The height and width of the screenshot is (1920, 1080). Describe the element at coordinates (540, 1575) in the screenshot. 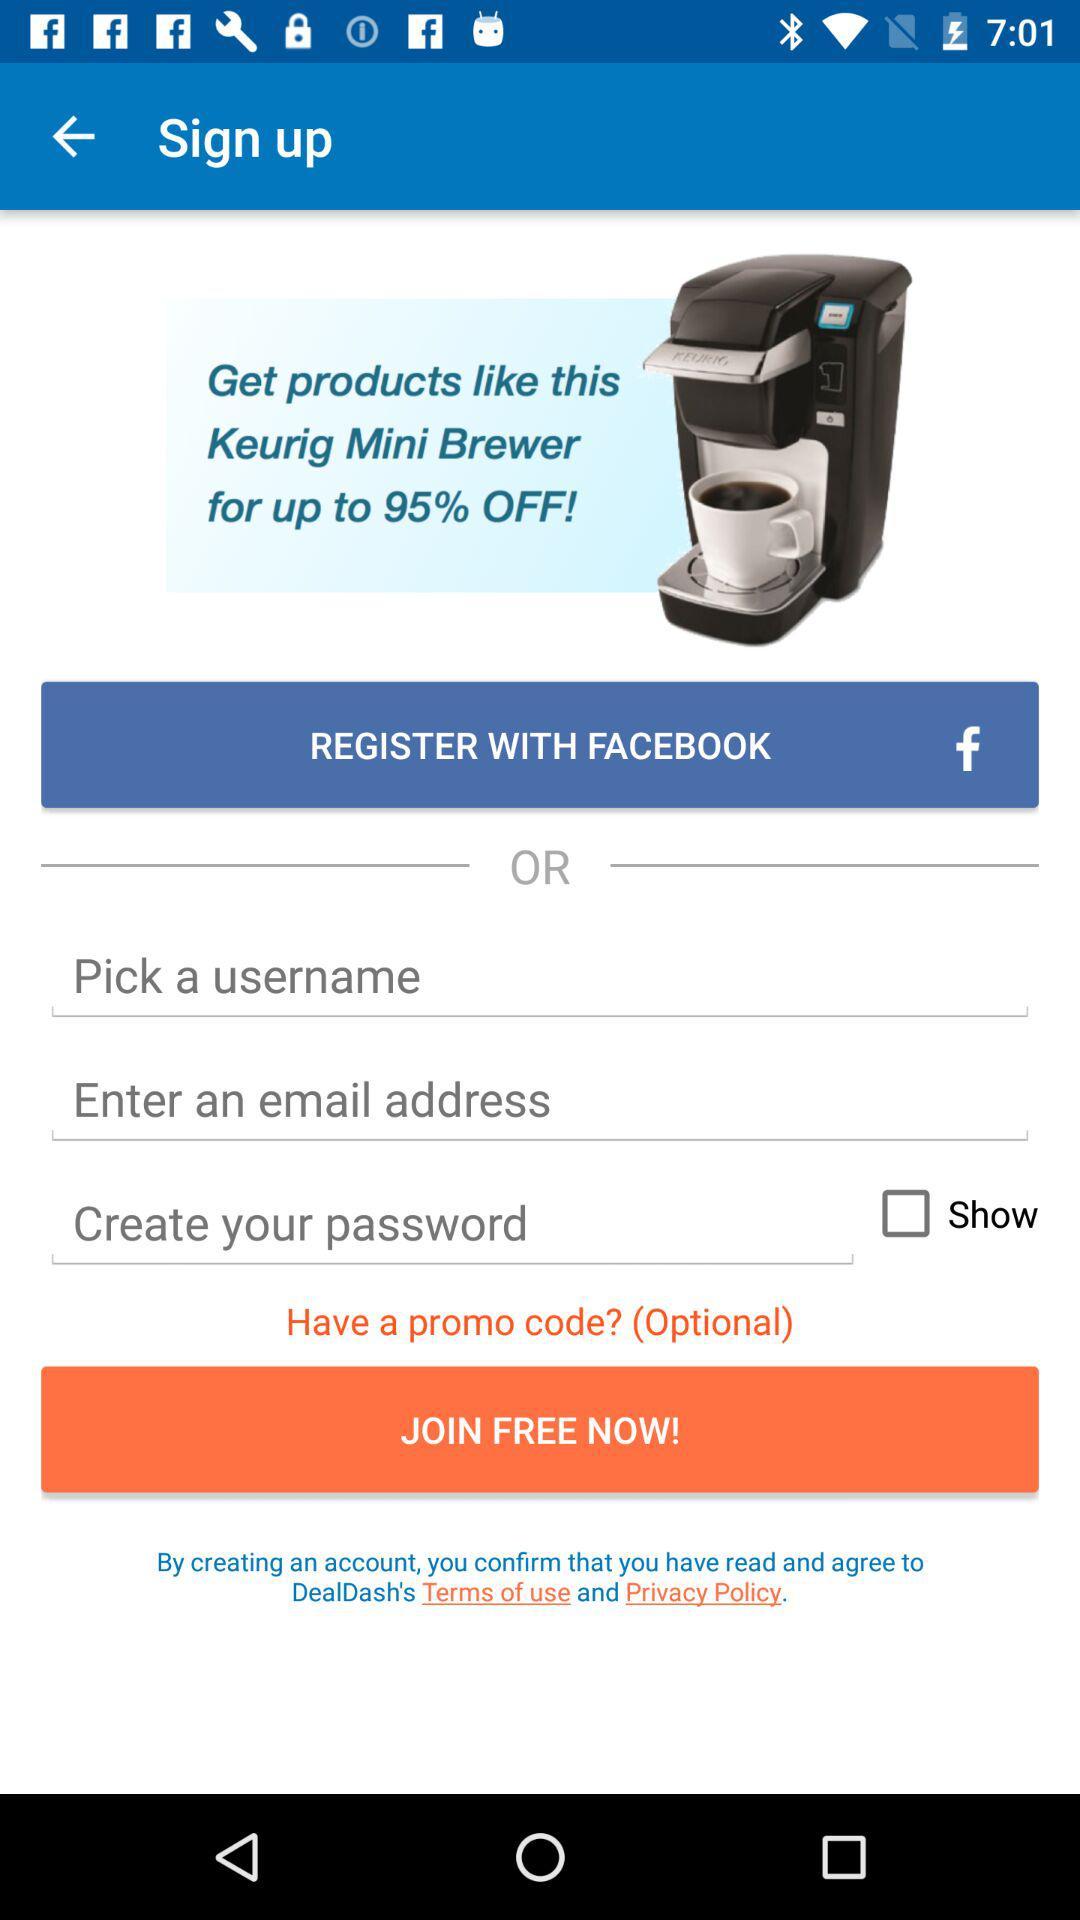

I see `the icon below join free now! item` at that location.